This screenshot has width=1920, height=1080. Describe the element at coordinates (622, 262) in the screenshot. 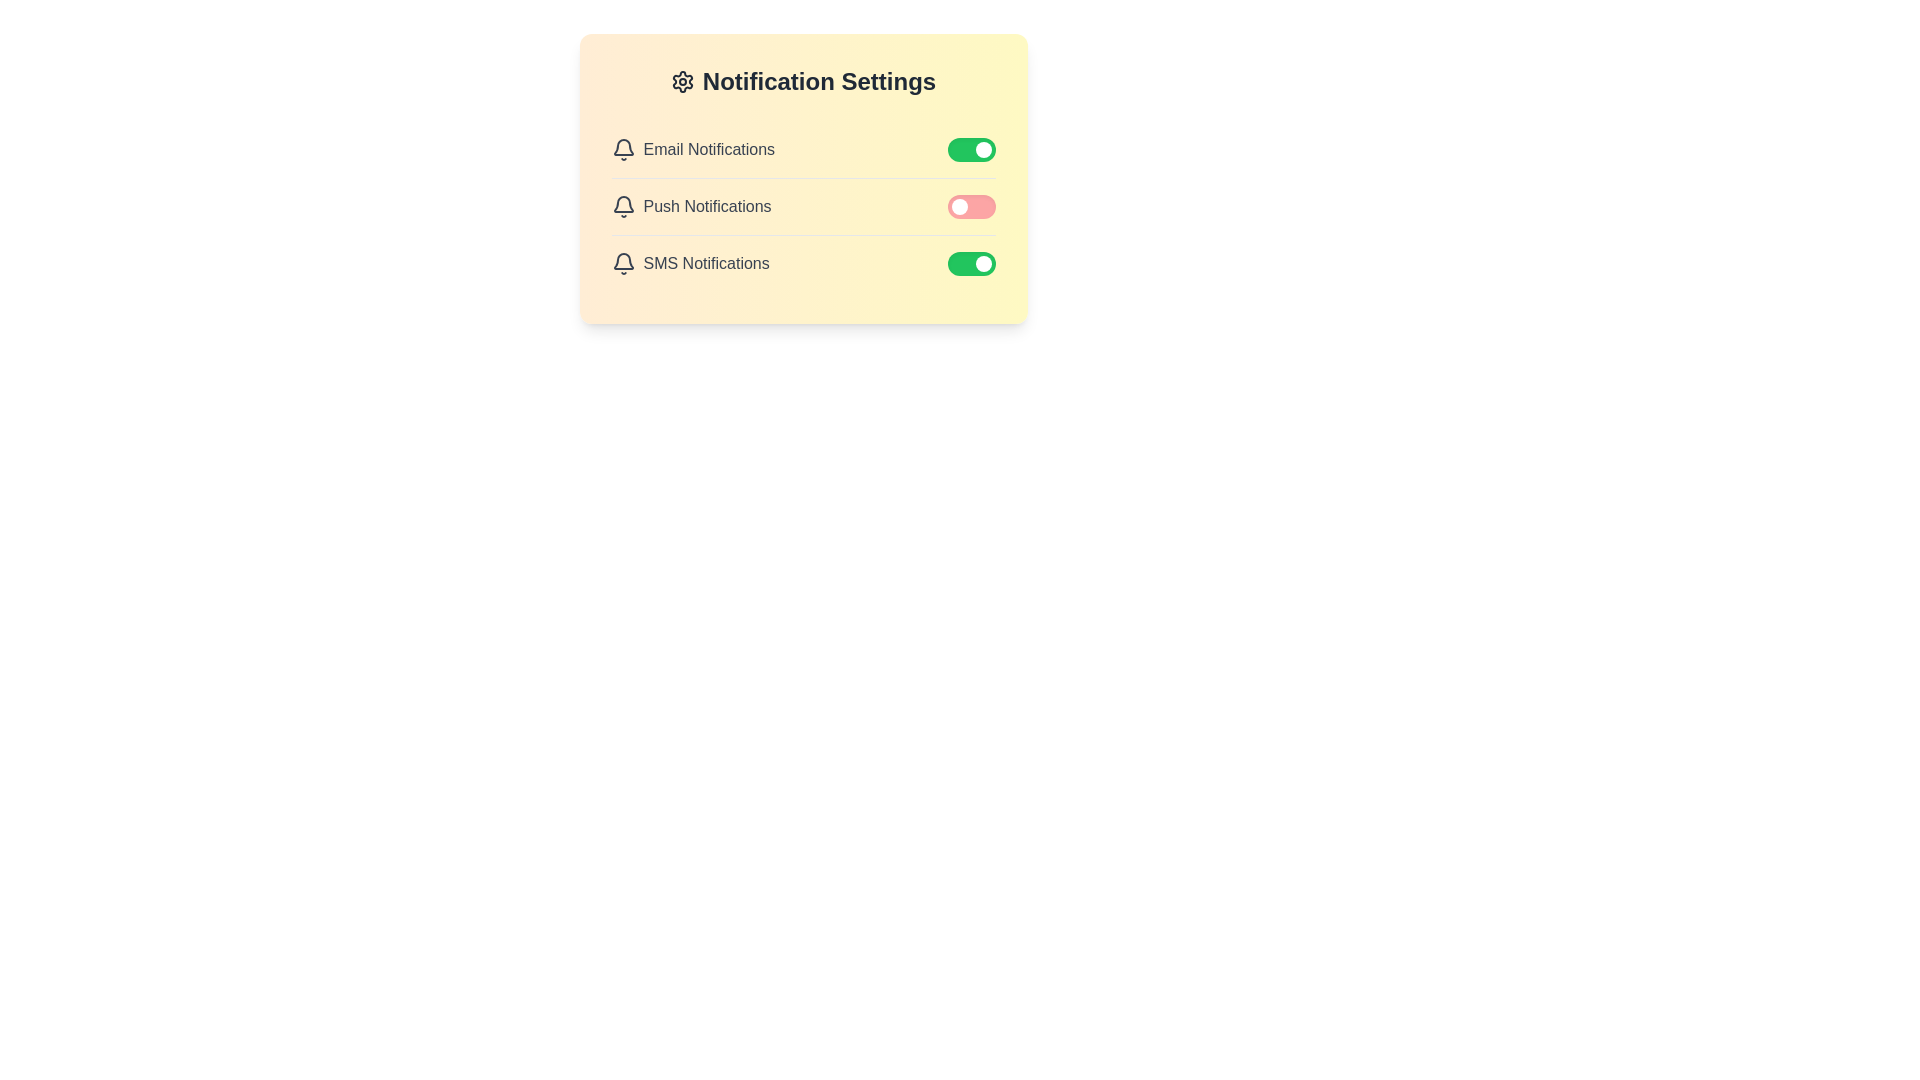

I see `the notification icon for SMS Notifications` at that location.